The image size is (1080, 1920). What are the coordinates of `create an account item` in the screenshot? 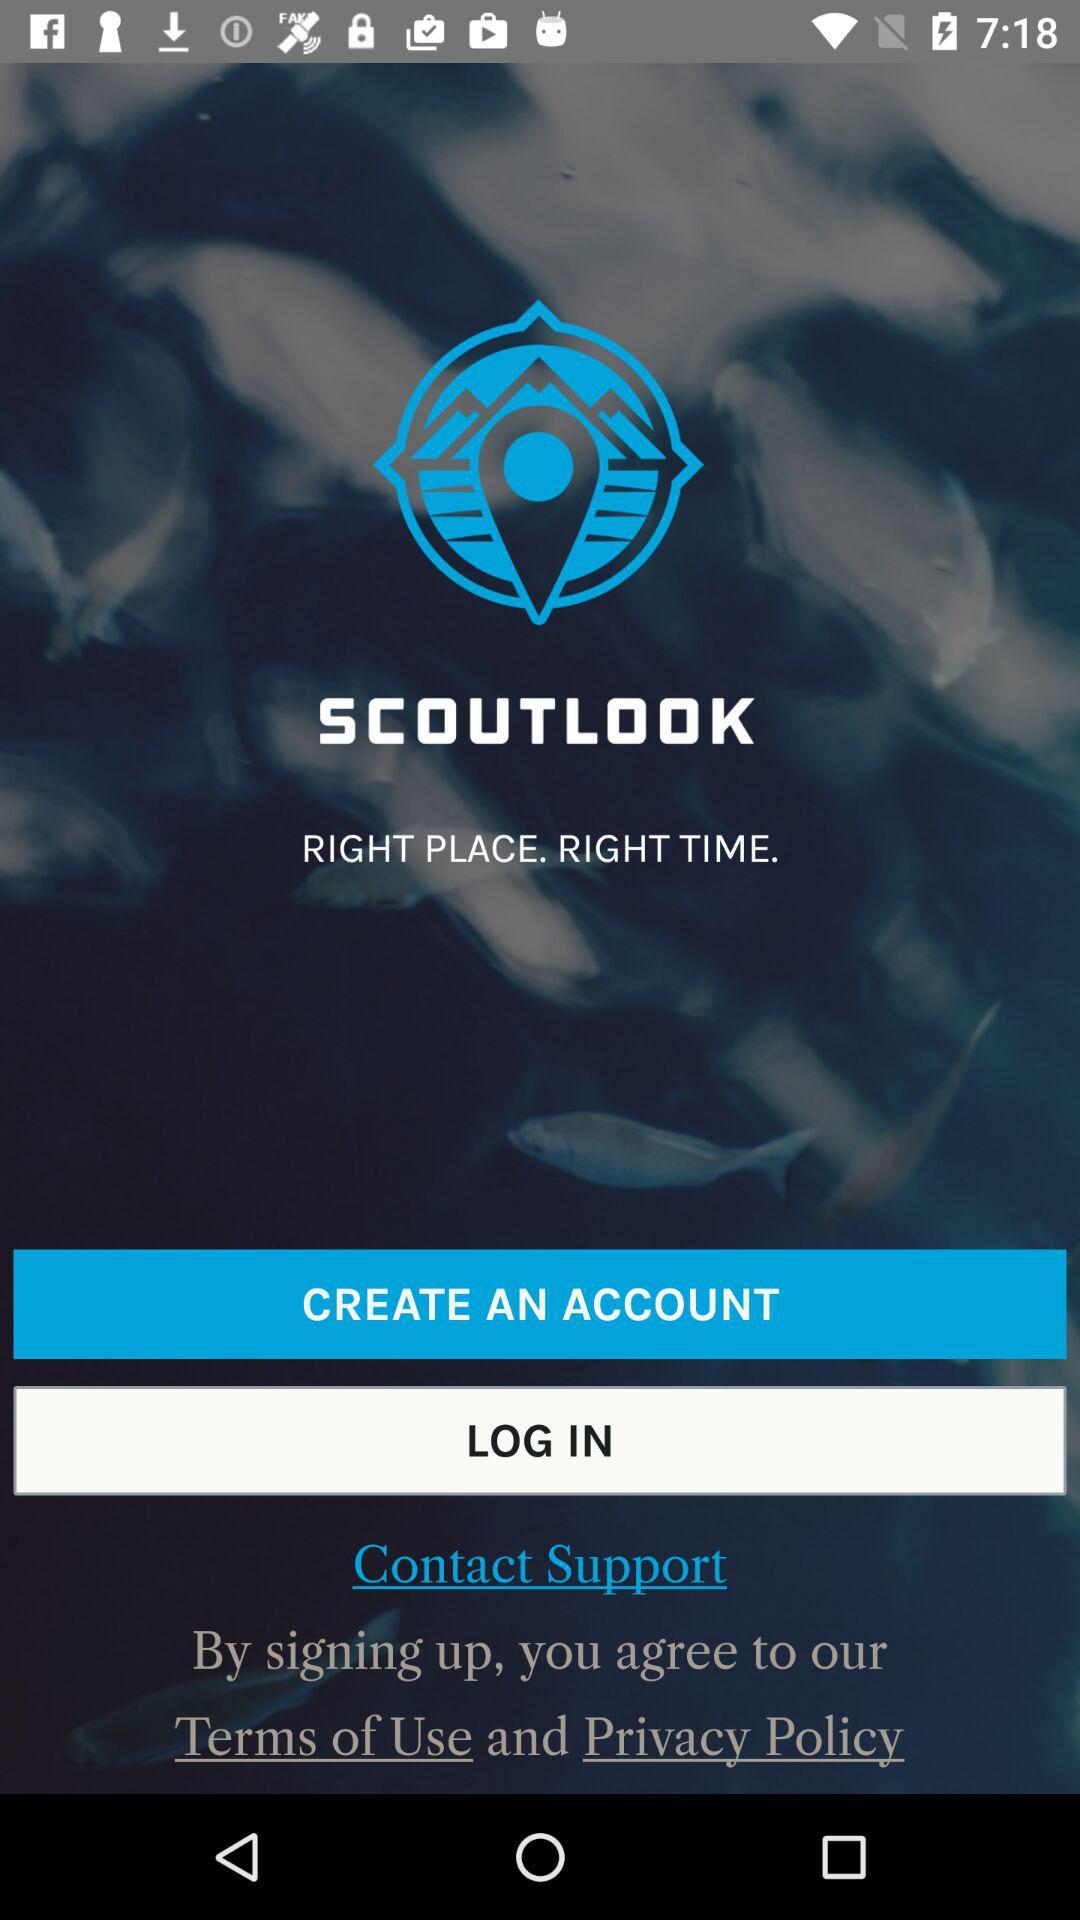 It's located at (540, 1304).